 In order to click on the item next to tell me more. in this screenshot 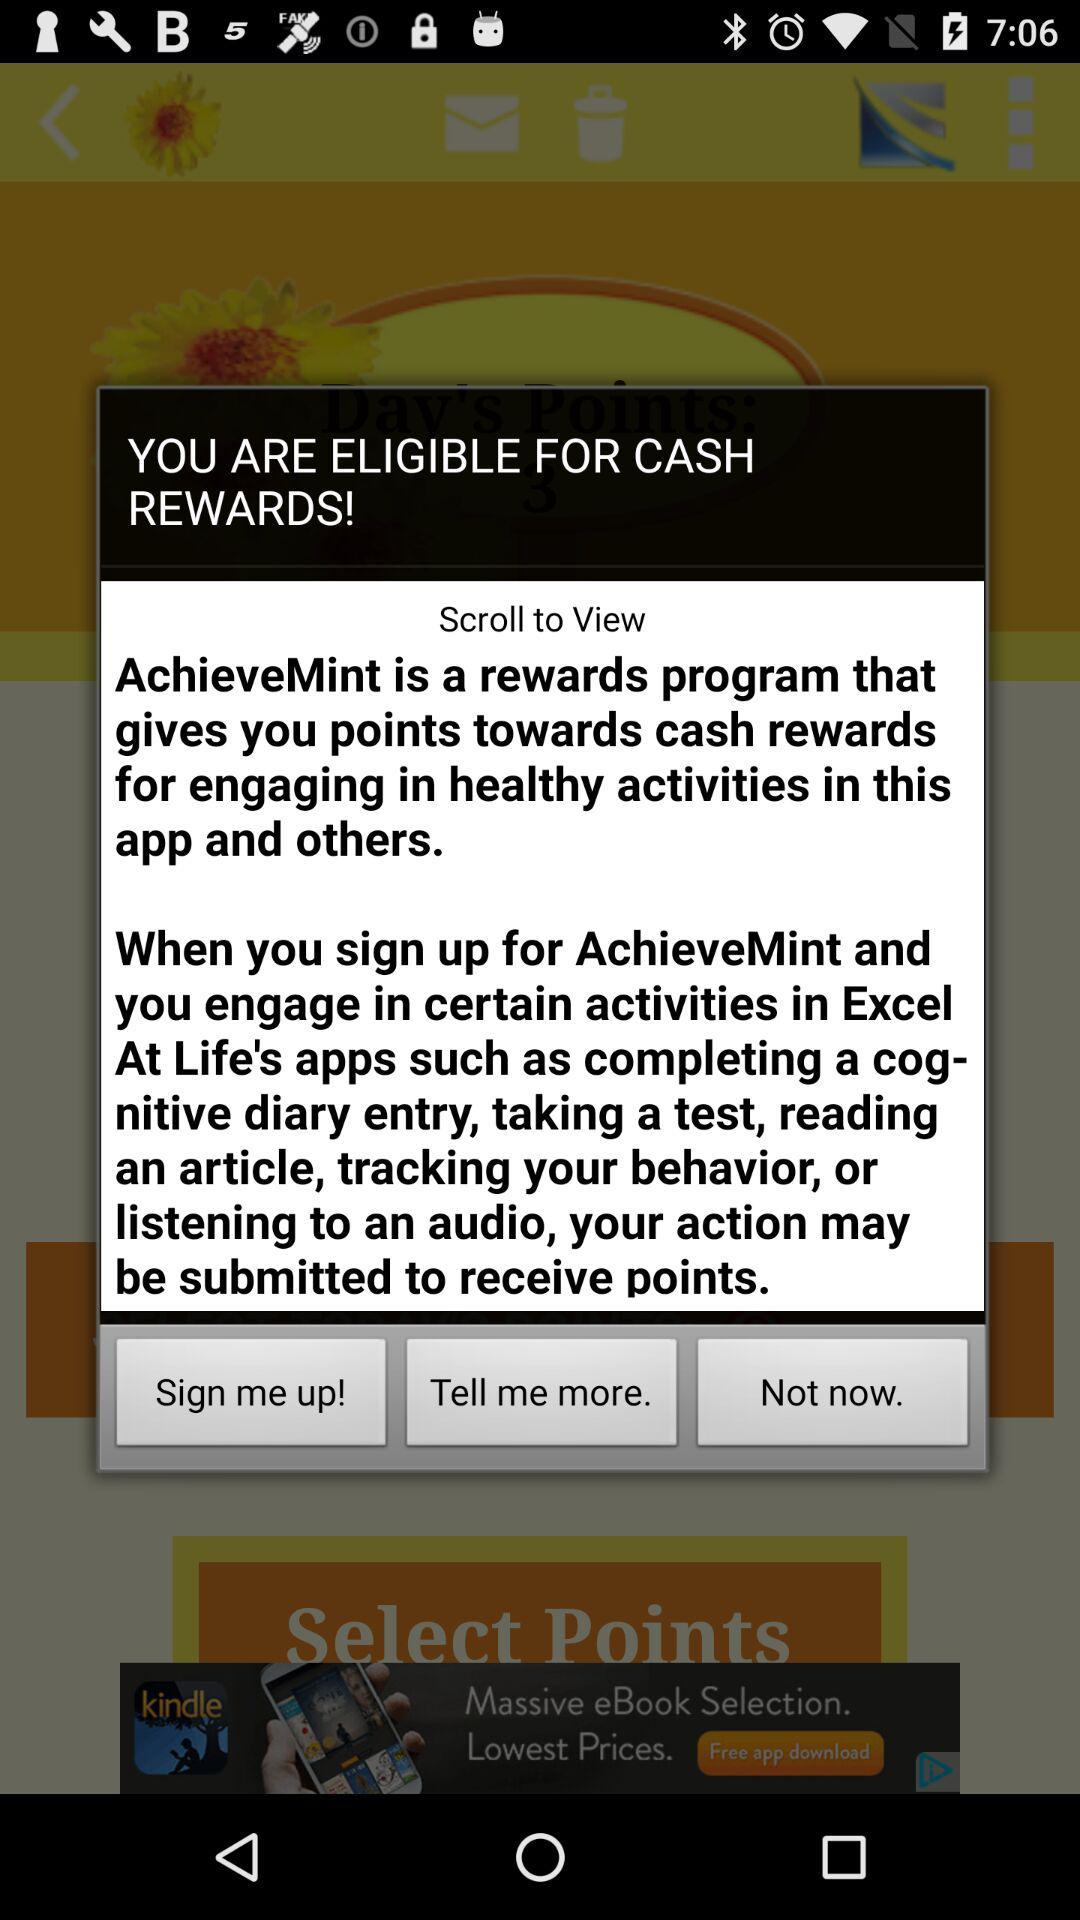, I will do `click(833, 1396)`.